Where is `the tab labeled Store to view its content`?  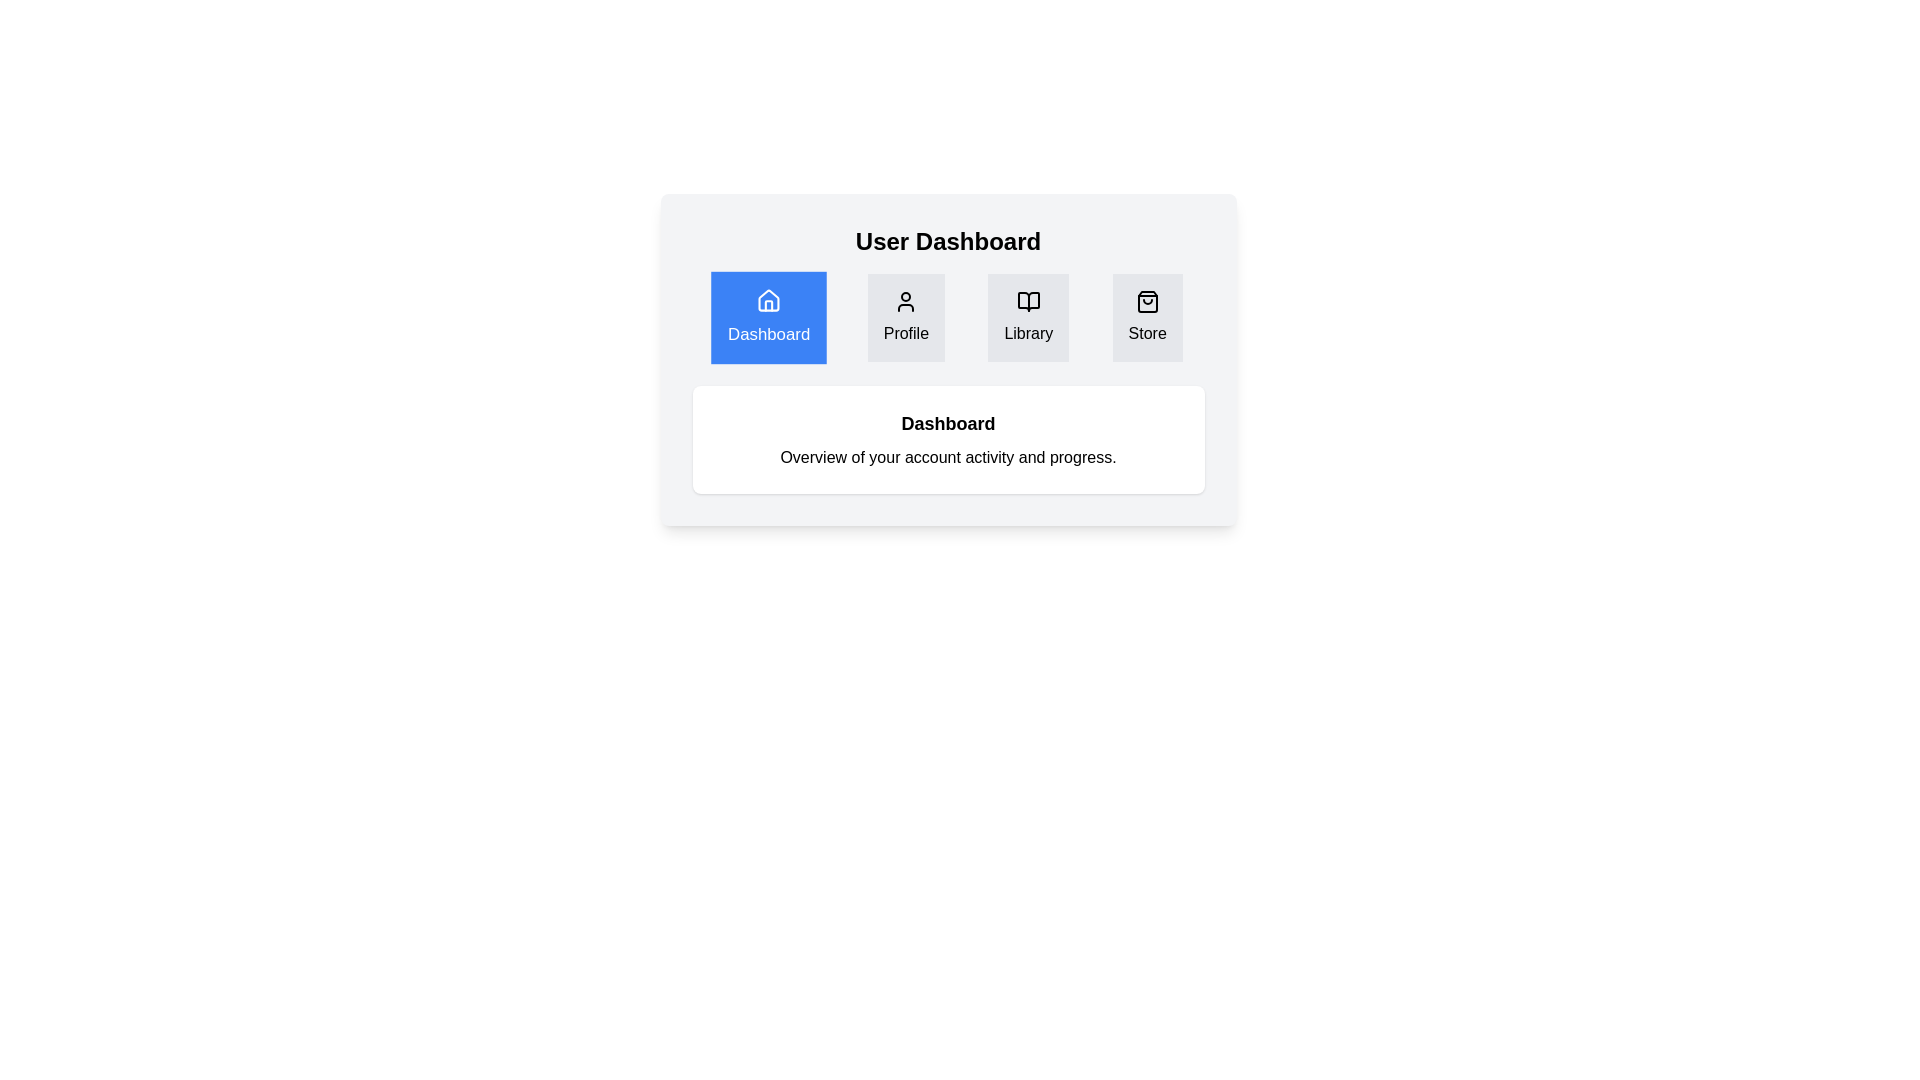
the tab labeled Store to view its content is located at coordinates (1147, 316).